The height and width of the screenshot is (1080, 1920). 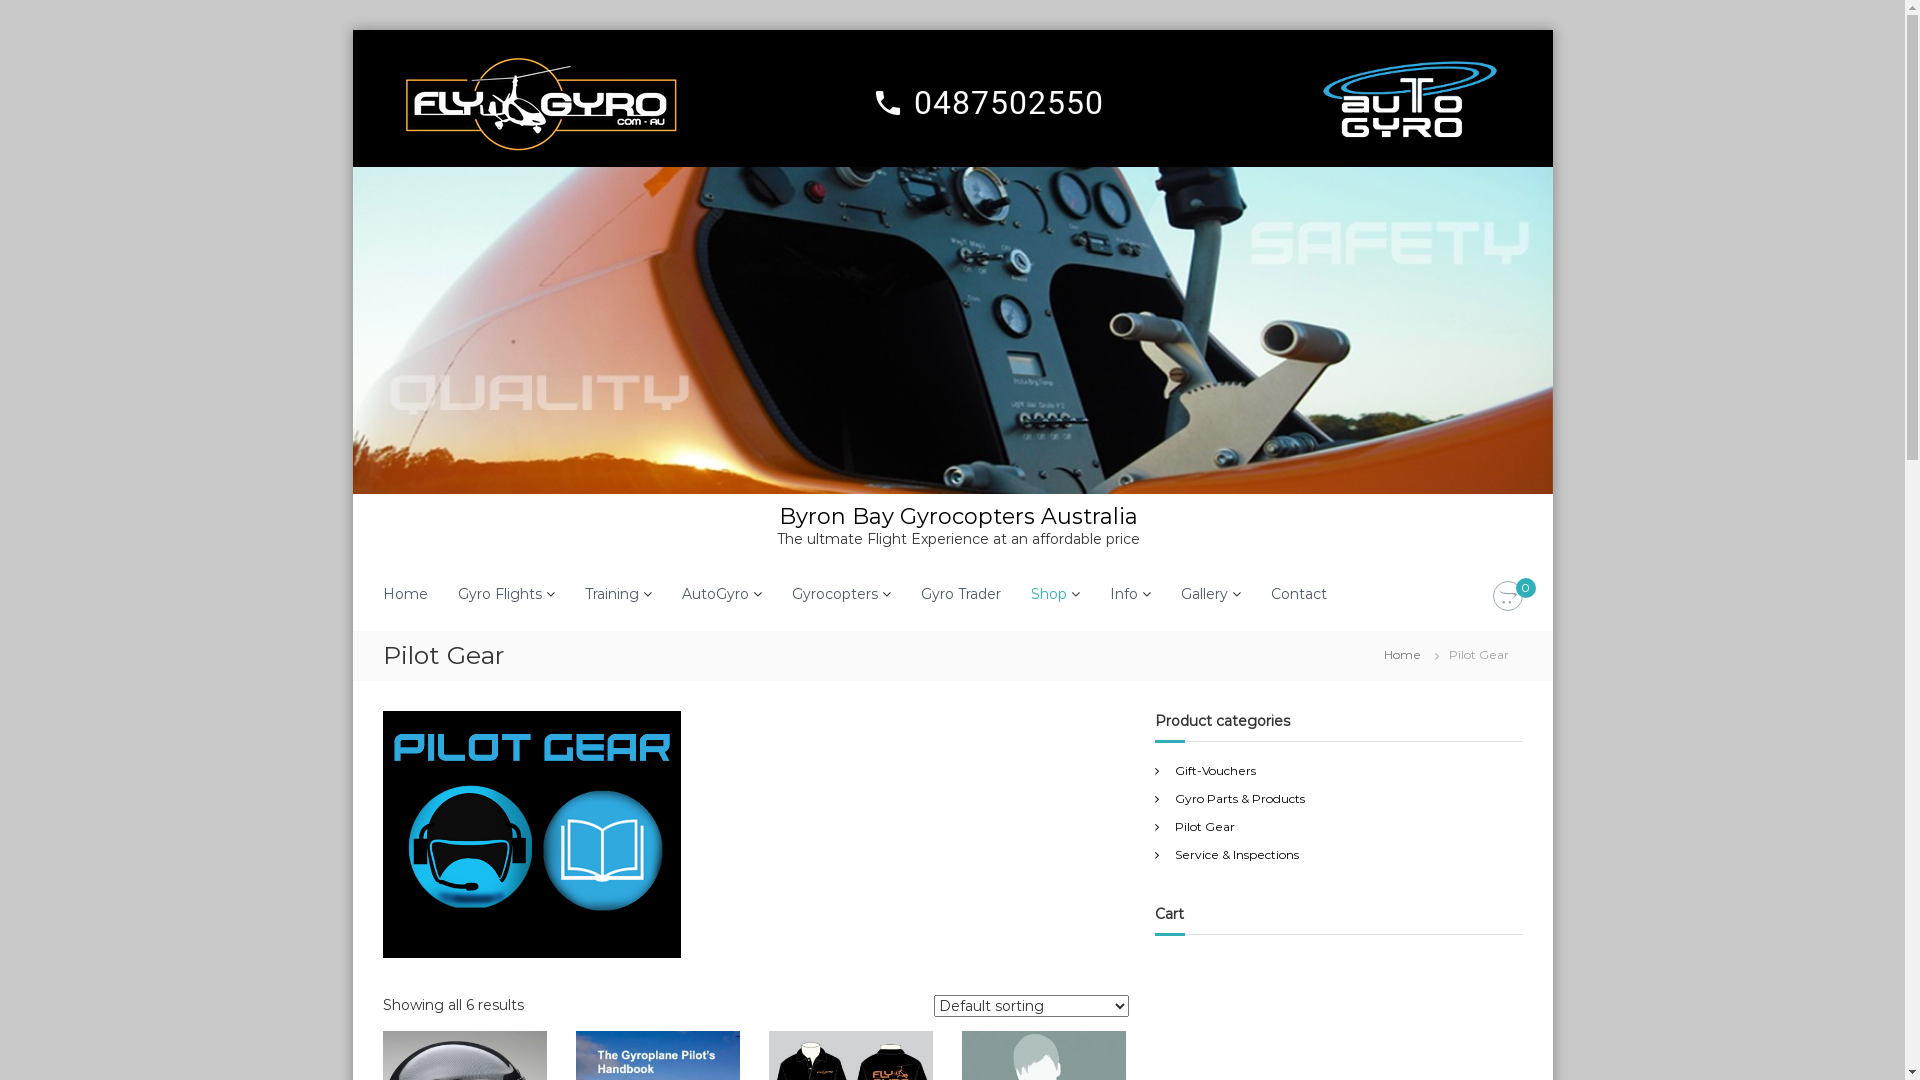 I want to click on 'Gyro Flights', so click(x=456, y=593).